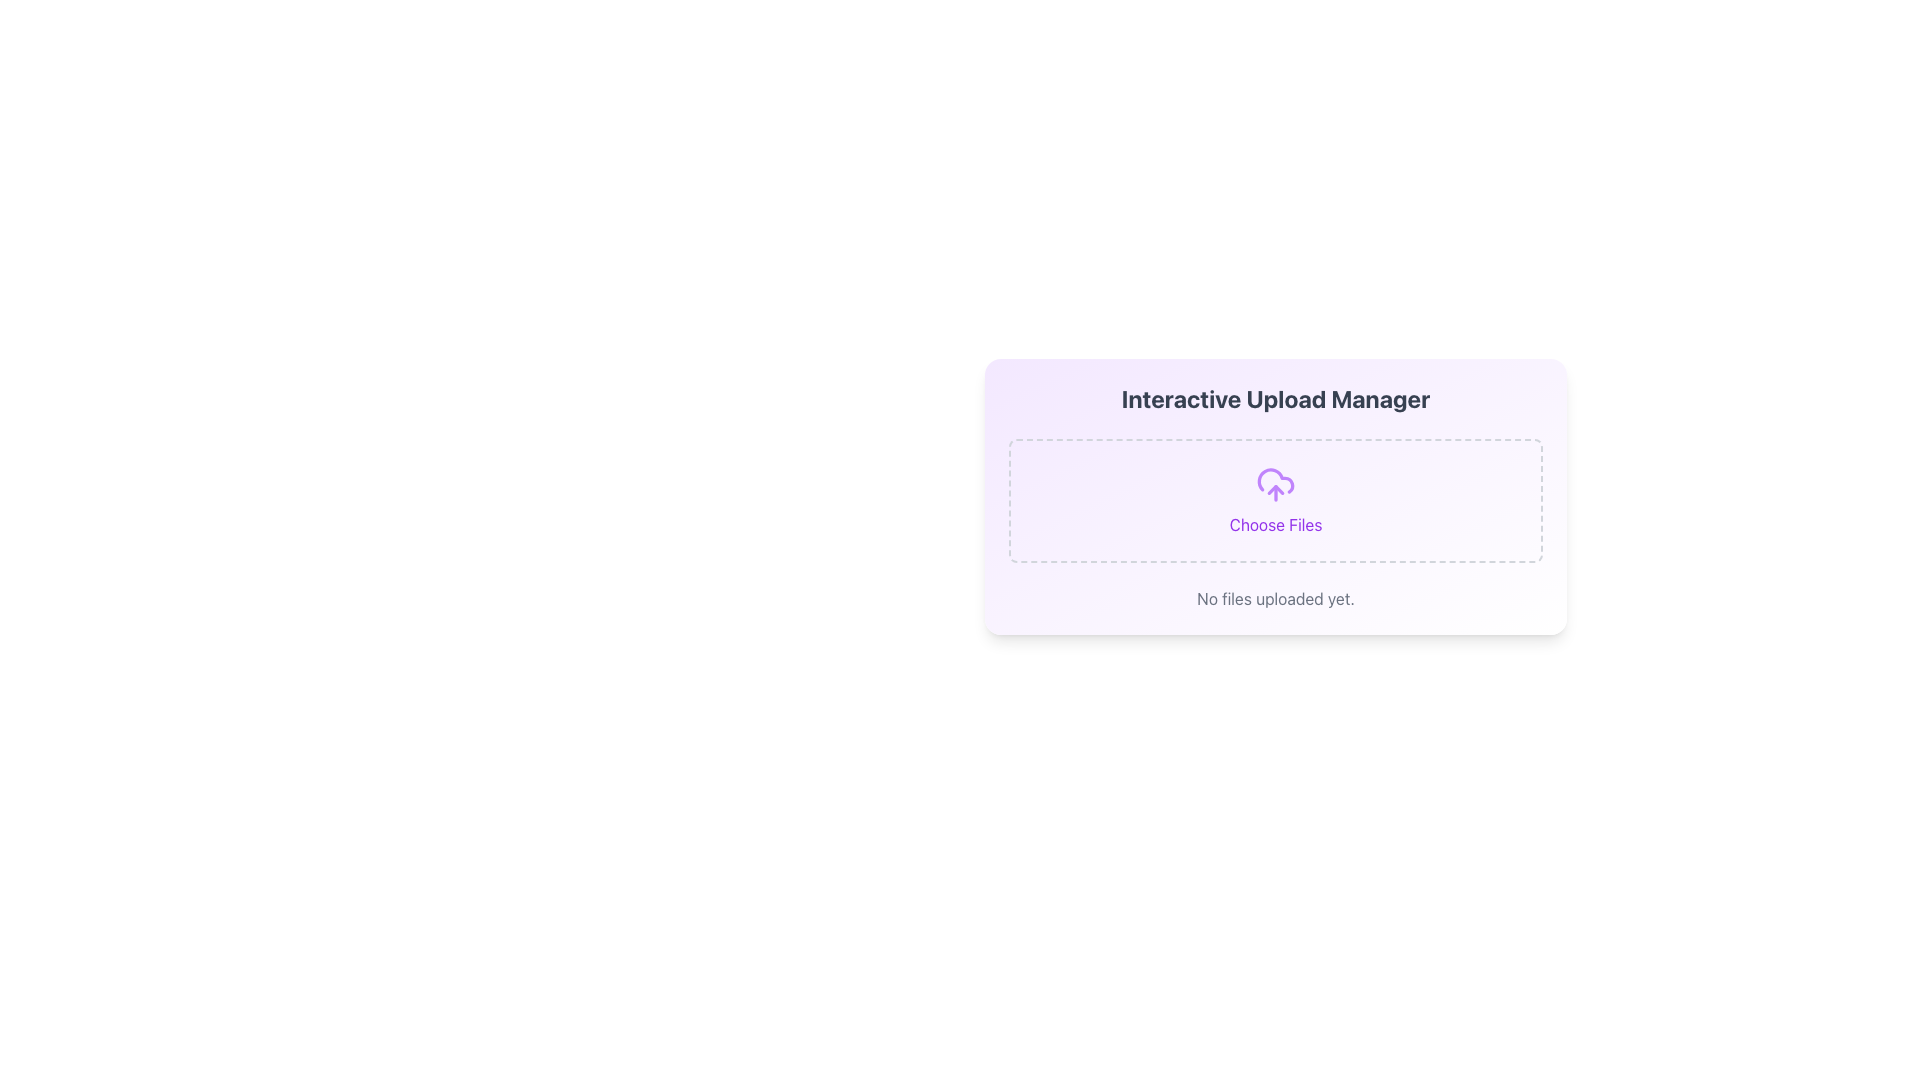 The width and height of the screenshot is (1920, 1080). What do you see at coordinates (1275, 597) in the screenshot?
I see `the text element displaying 'No files uploaded yet.' which is located beneath the upload manager interface` at bounding box center [1275, 597].